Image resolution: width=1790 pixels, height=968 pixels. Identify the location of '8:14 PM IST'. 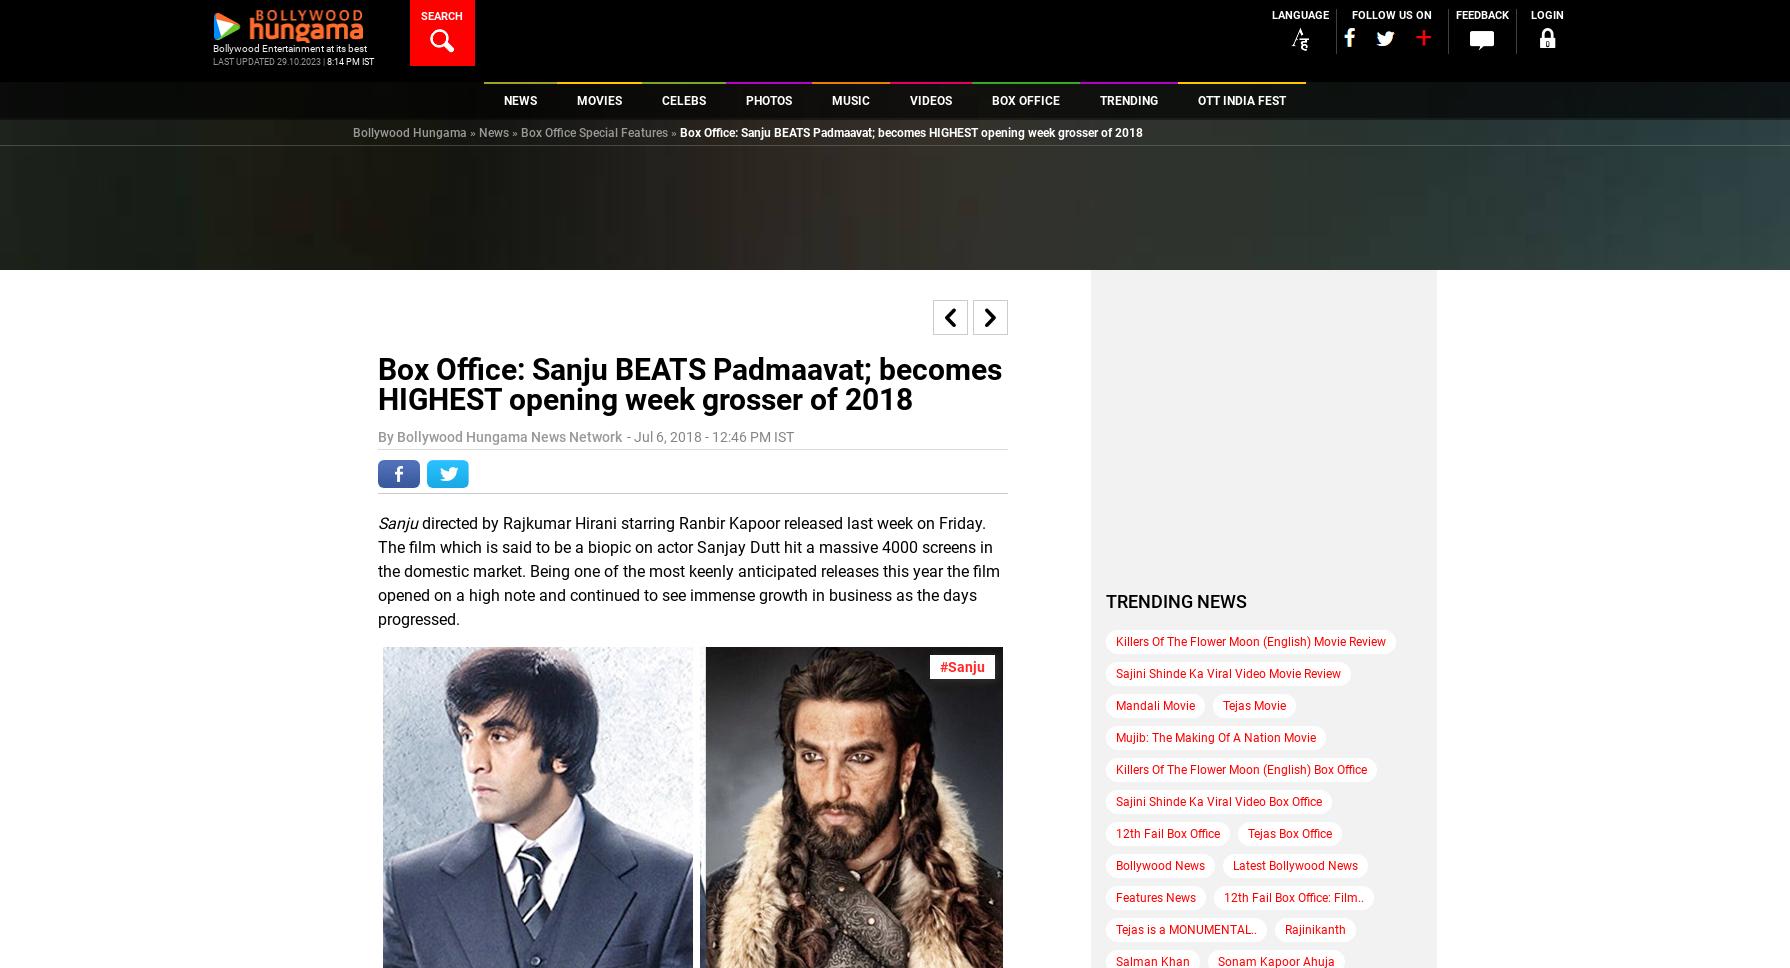
(349, 60).